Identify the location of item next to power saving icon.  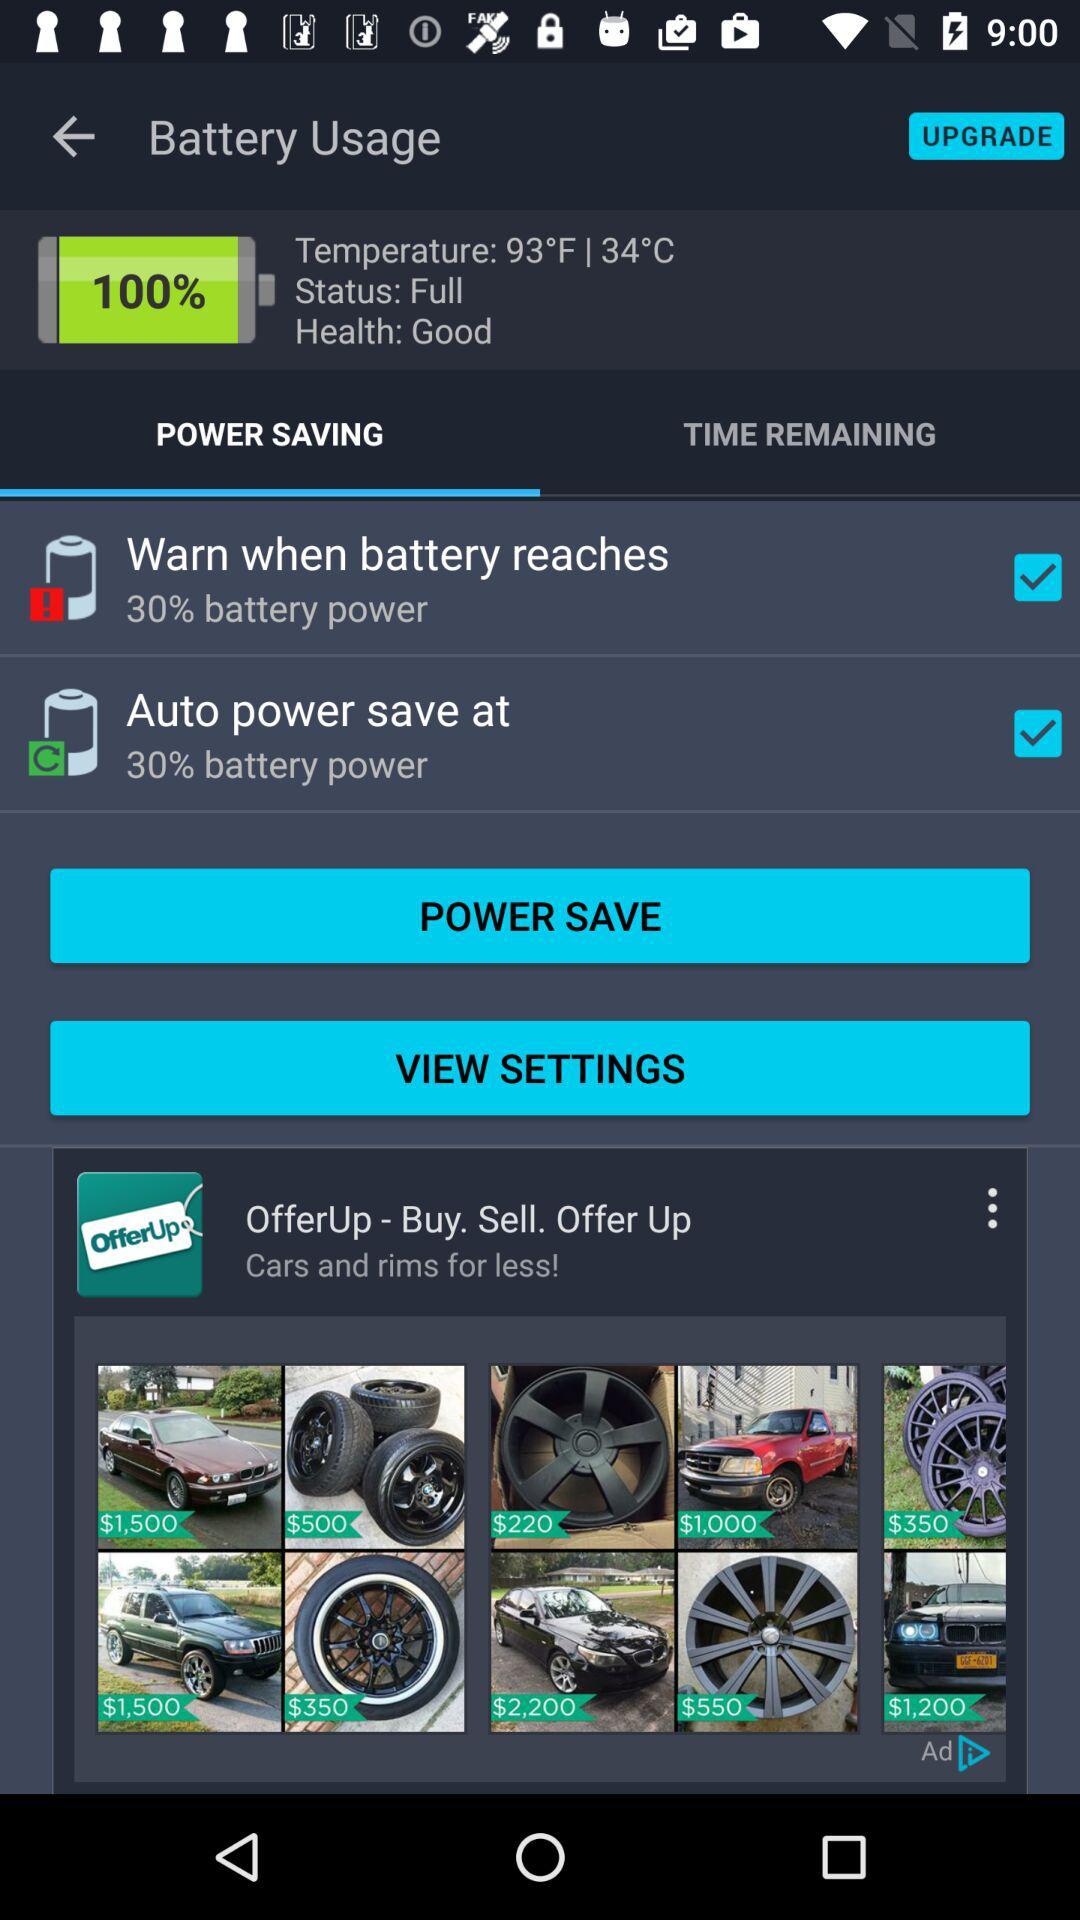
(810, 432).